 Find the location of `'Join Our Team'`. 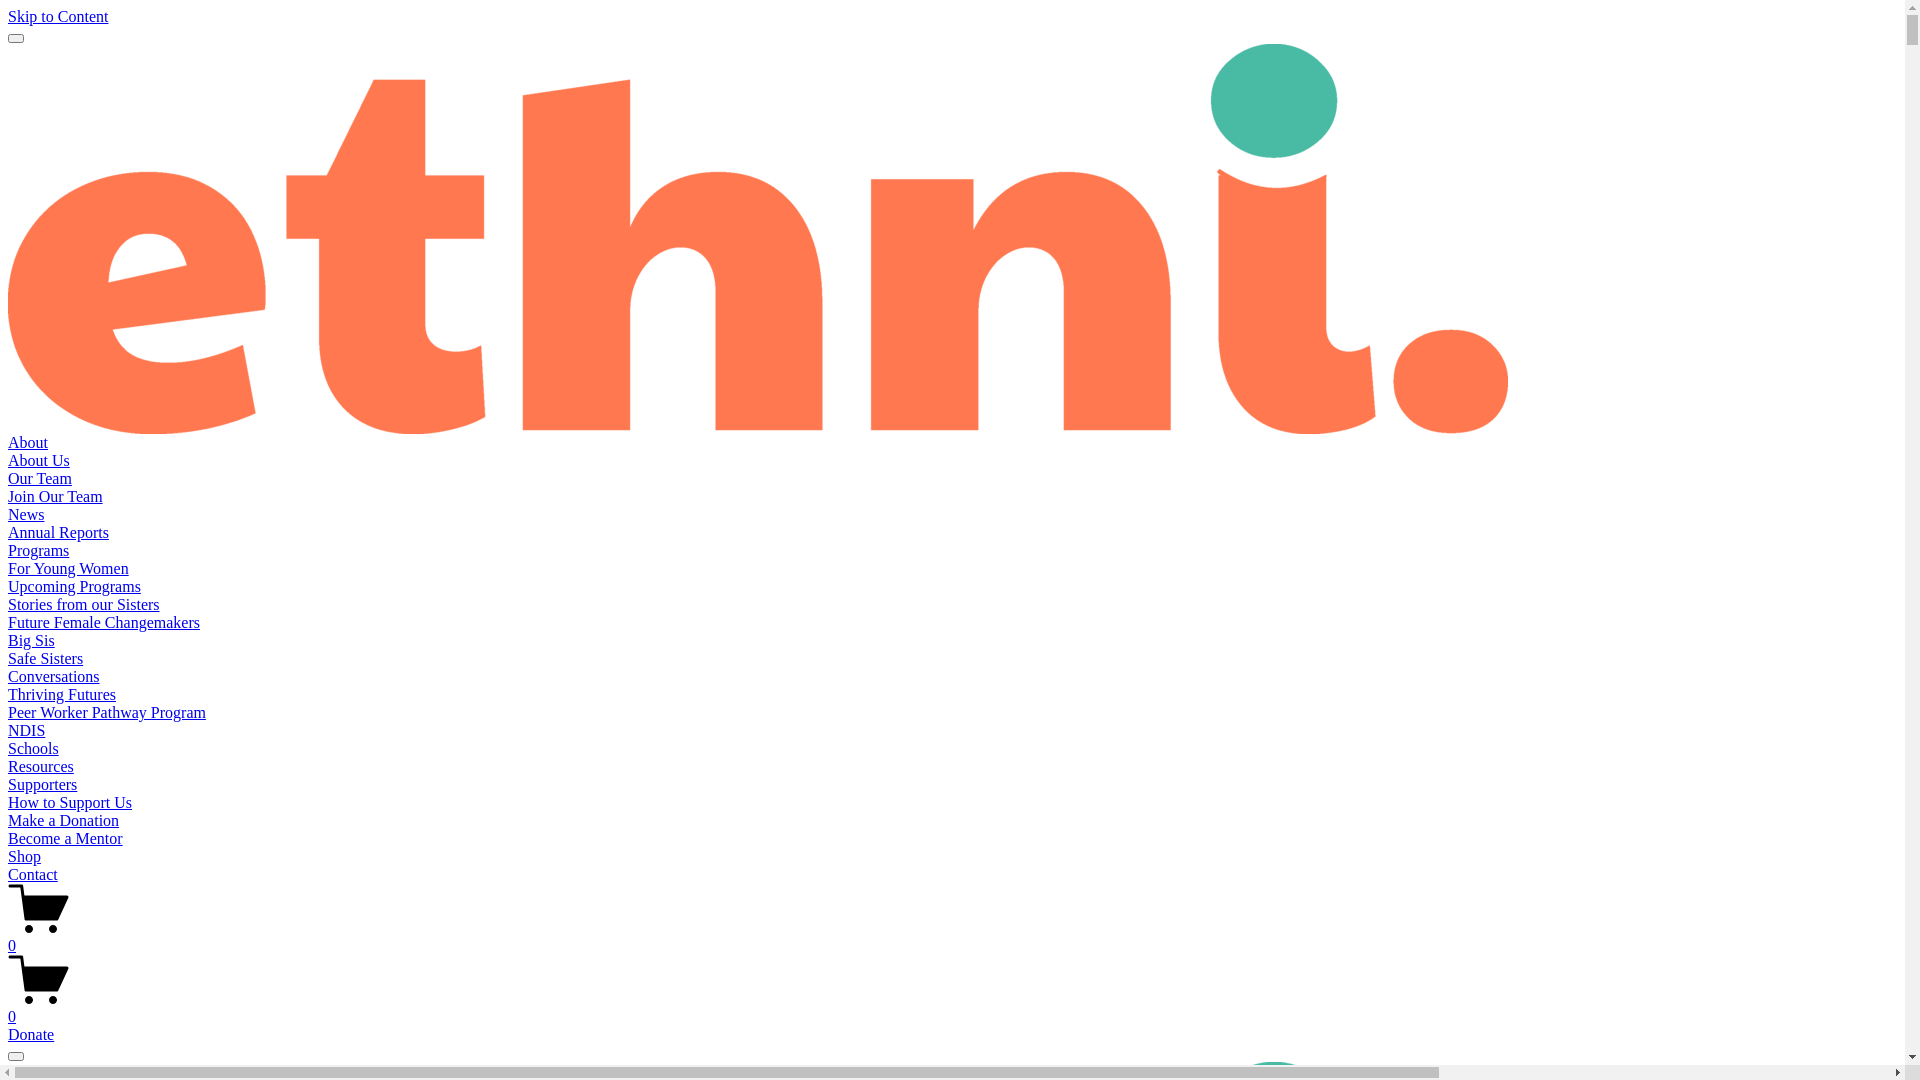

'Join Our Team' is located at coordinates (8, 495).